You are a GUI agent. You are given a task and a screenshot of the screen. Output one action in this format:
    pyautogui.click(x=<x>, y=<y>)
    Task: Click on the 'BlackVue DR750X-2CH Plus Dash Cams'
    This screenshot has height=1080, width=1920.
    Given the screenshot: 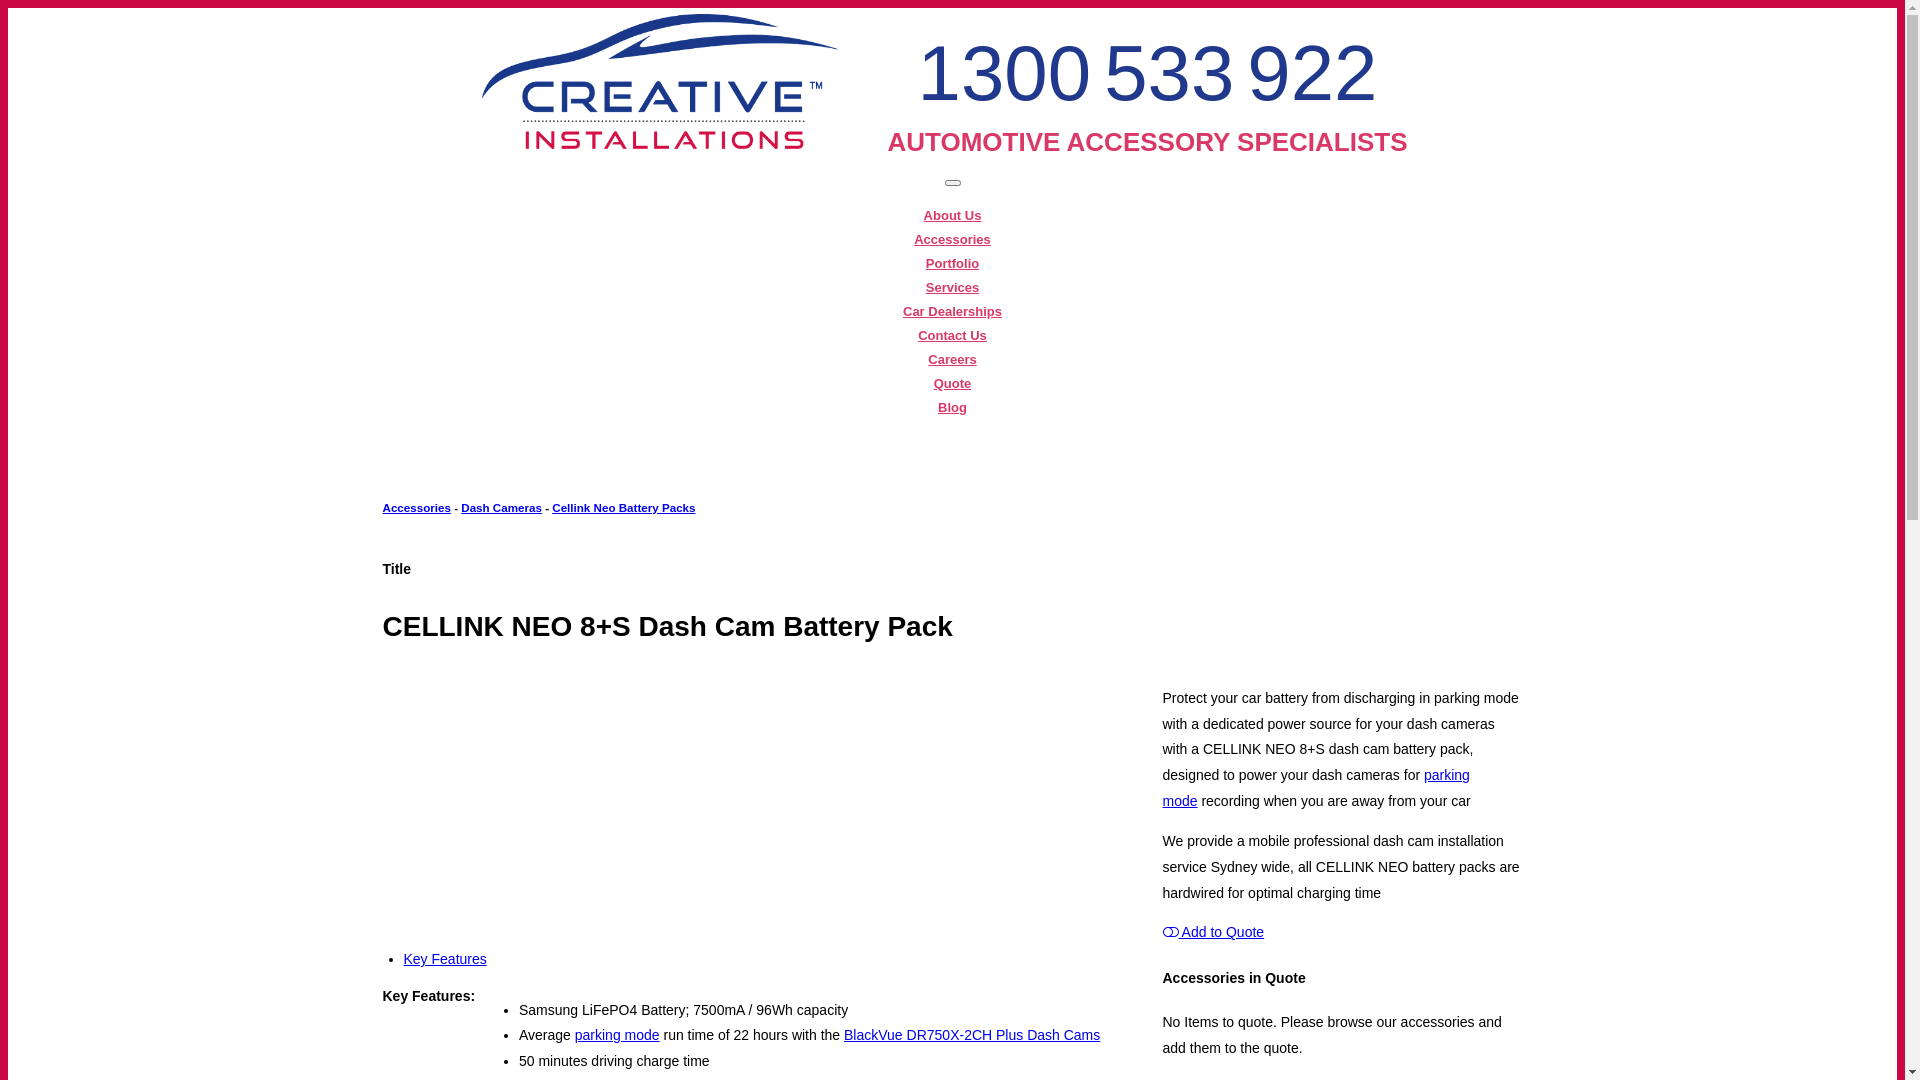 What is the action you would take?
    pyautogui.click(x=971, y=1034)
    